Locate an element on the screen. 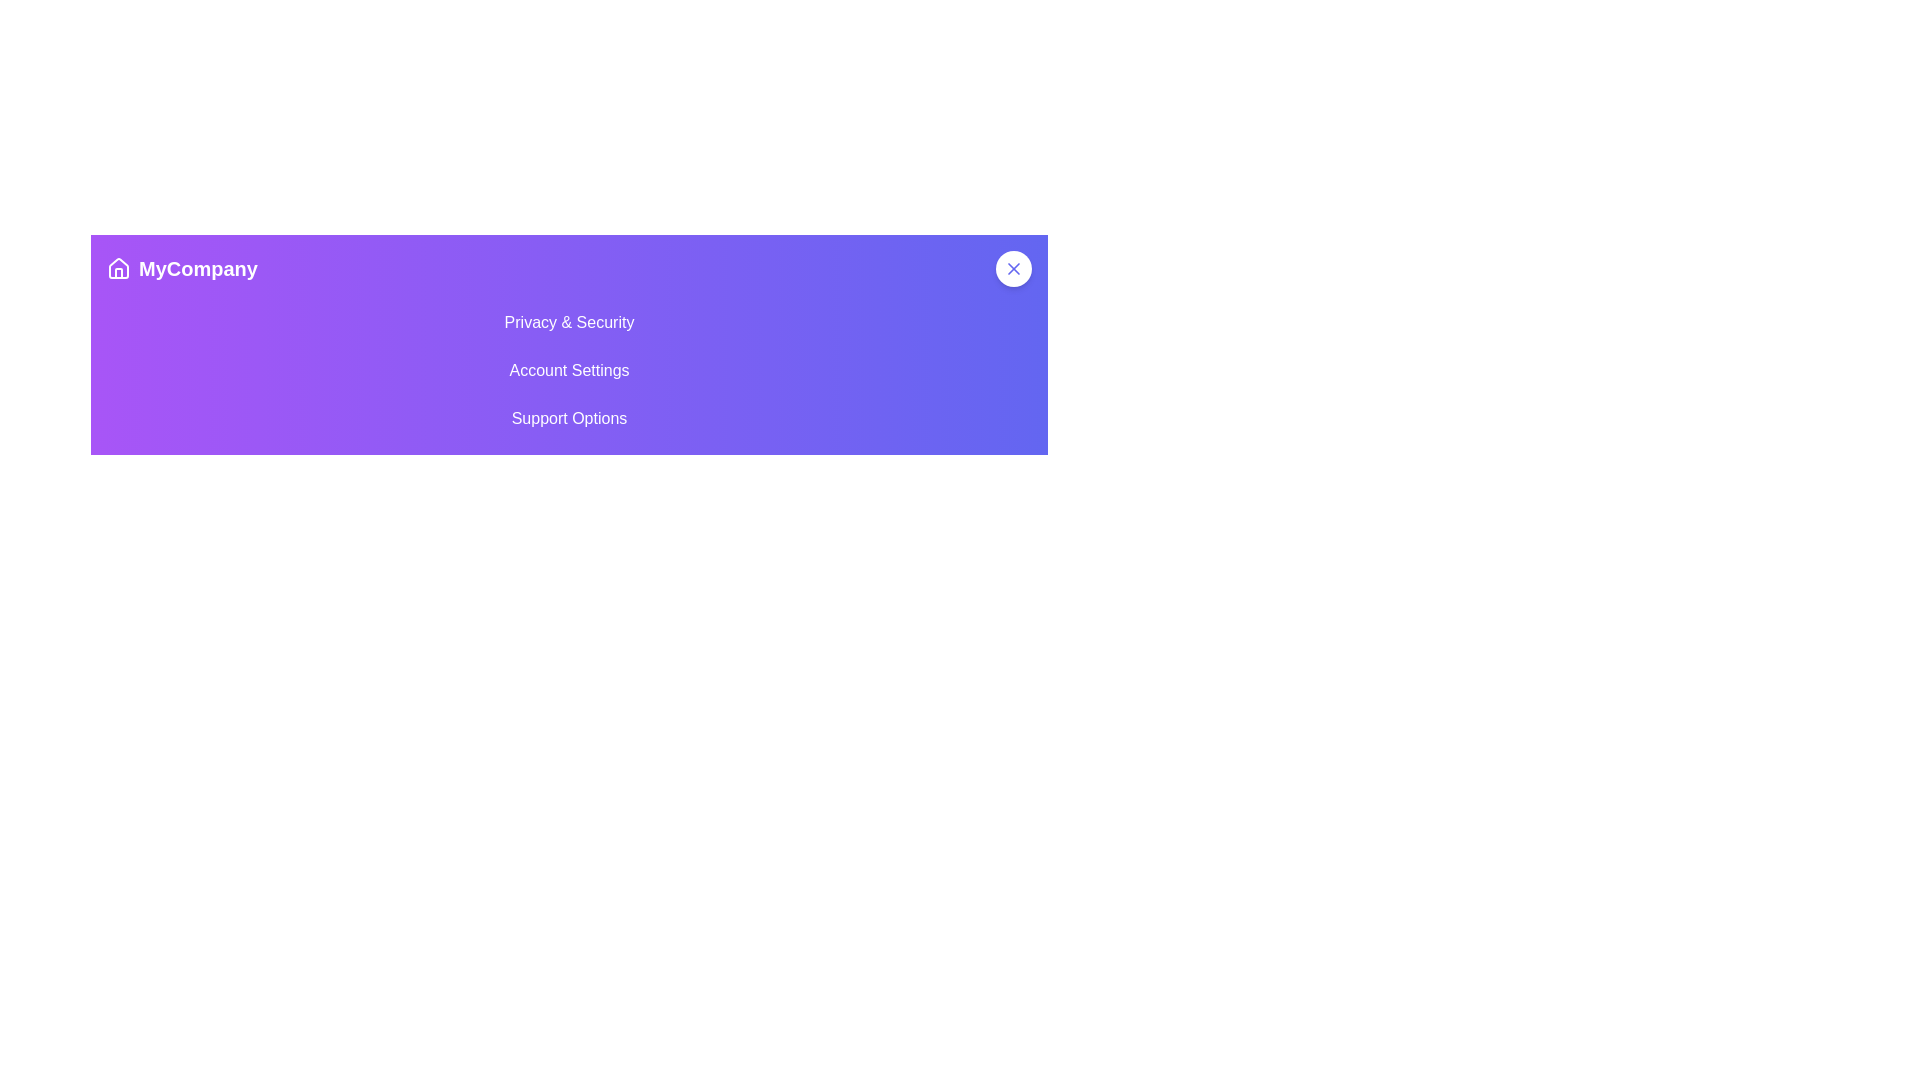  the logo icon located on the leftmost side of the purple header bar, immediately to the left of the text 'MyCompany' is located at coordinates (118, 266).